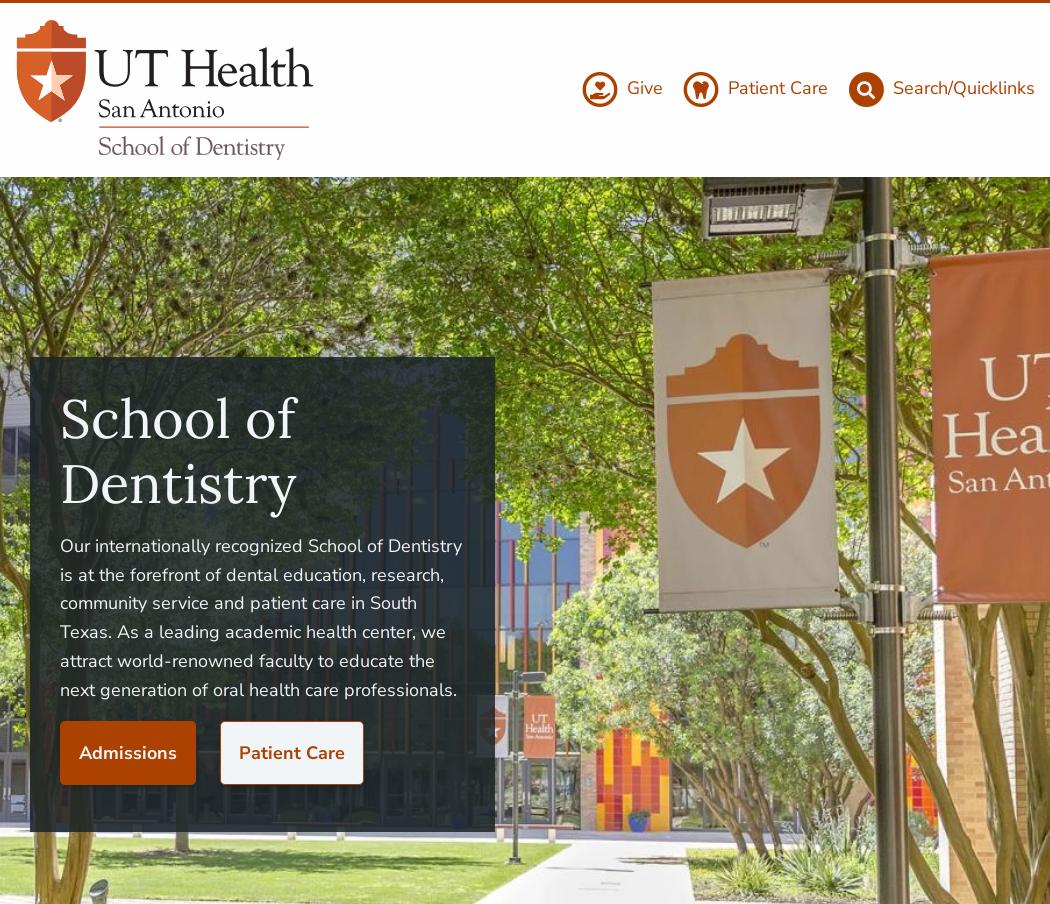 The height and width of the screenshot is (904, 1050). What do you see at coordinates (975, 732) in the screenshot?
I see `'LiveMail'` at bounding box center [975, 732].